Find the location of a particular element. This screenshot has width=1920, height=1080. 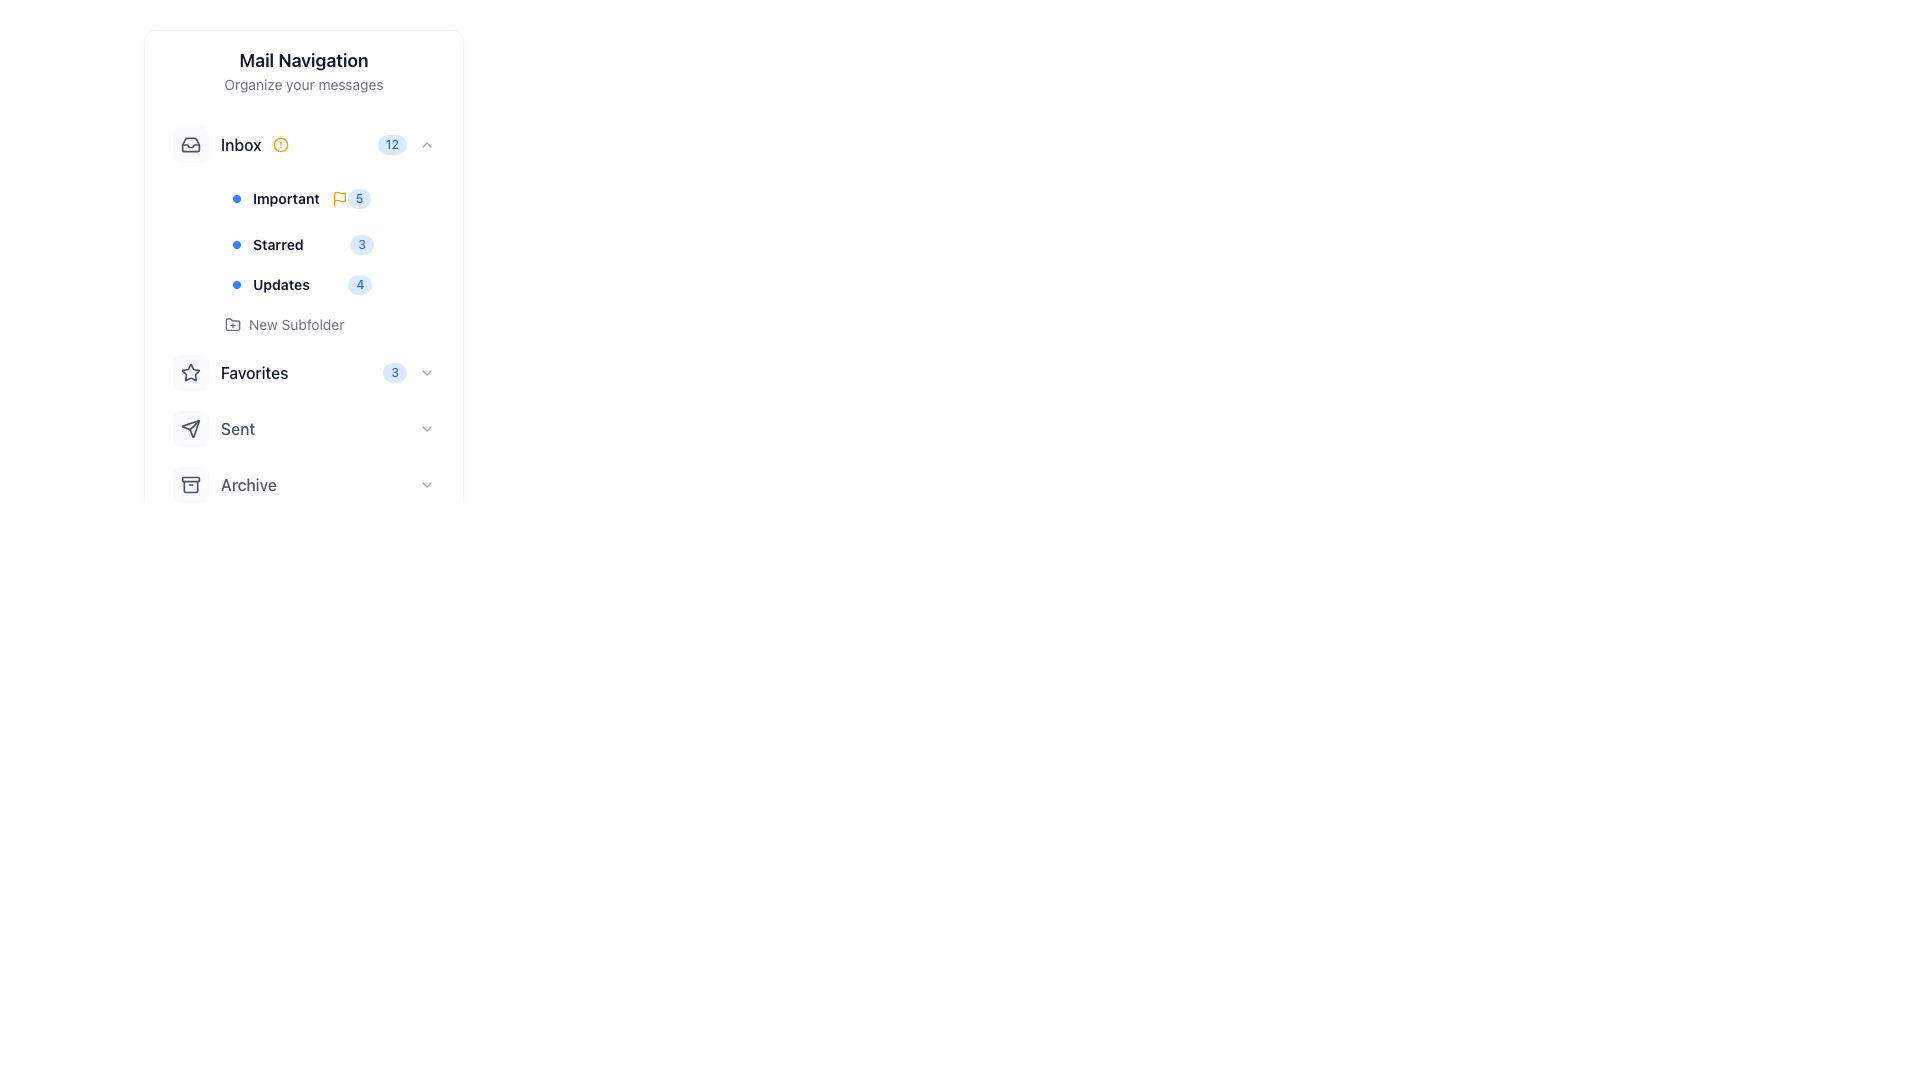

the 'Starred' navigation item located in the main navigation menu under 'Inbox' is located at coordinates (327, 244).